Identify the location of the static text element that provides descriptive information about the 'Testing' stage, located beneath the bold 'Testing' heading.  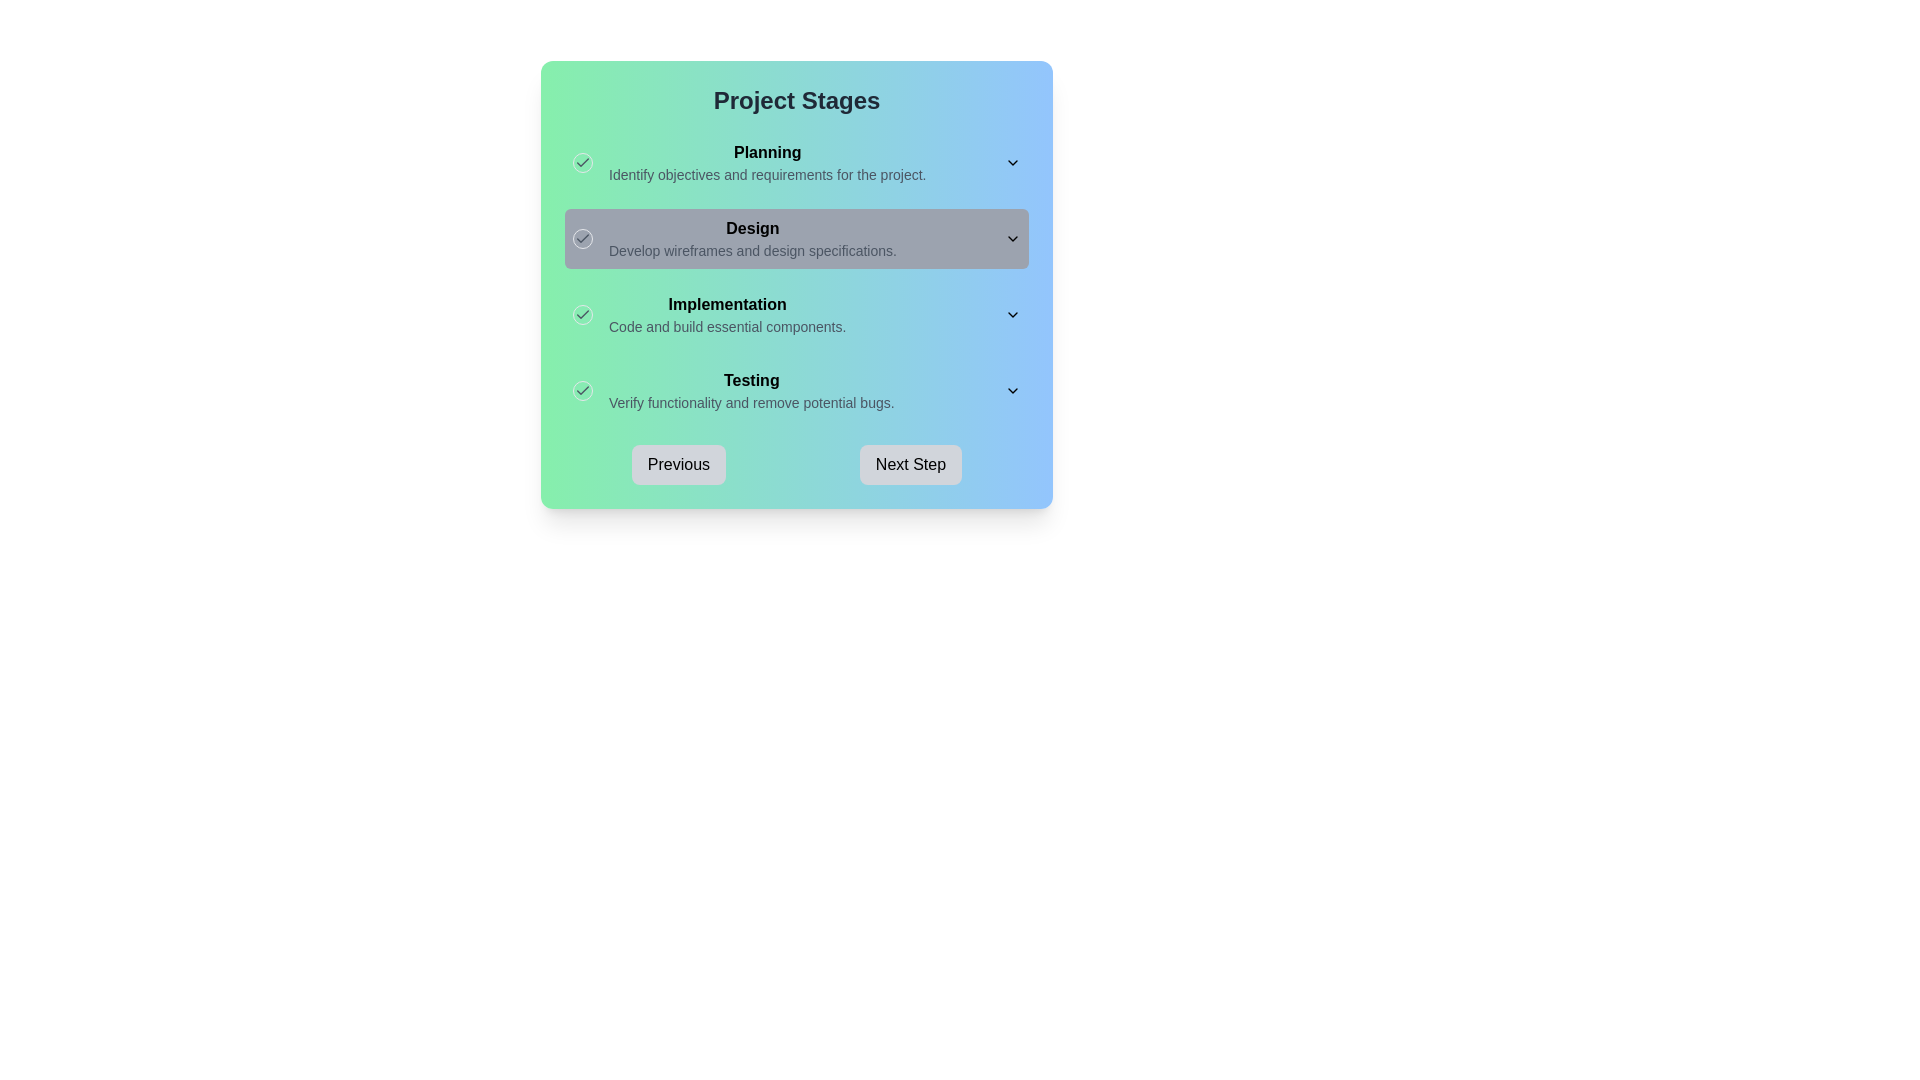
(750, 402).